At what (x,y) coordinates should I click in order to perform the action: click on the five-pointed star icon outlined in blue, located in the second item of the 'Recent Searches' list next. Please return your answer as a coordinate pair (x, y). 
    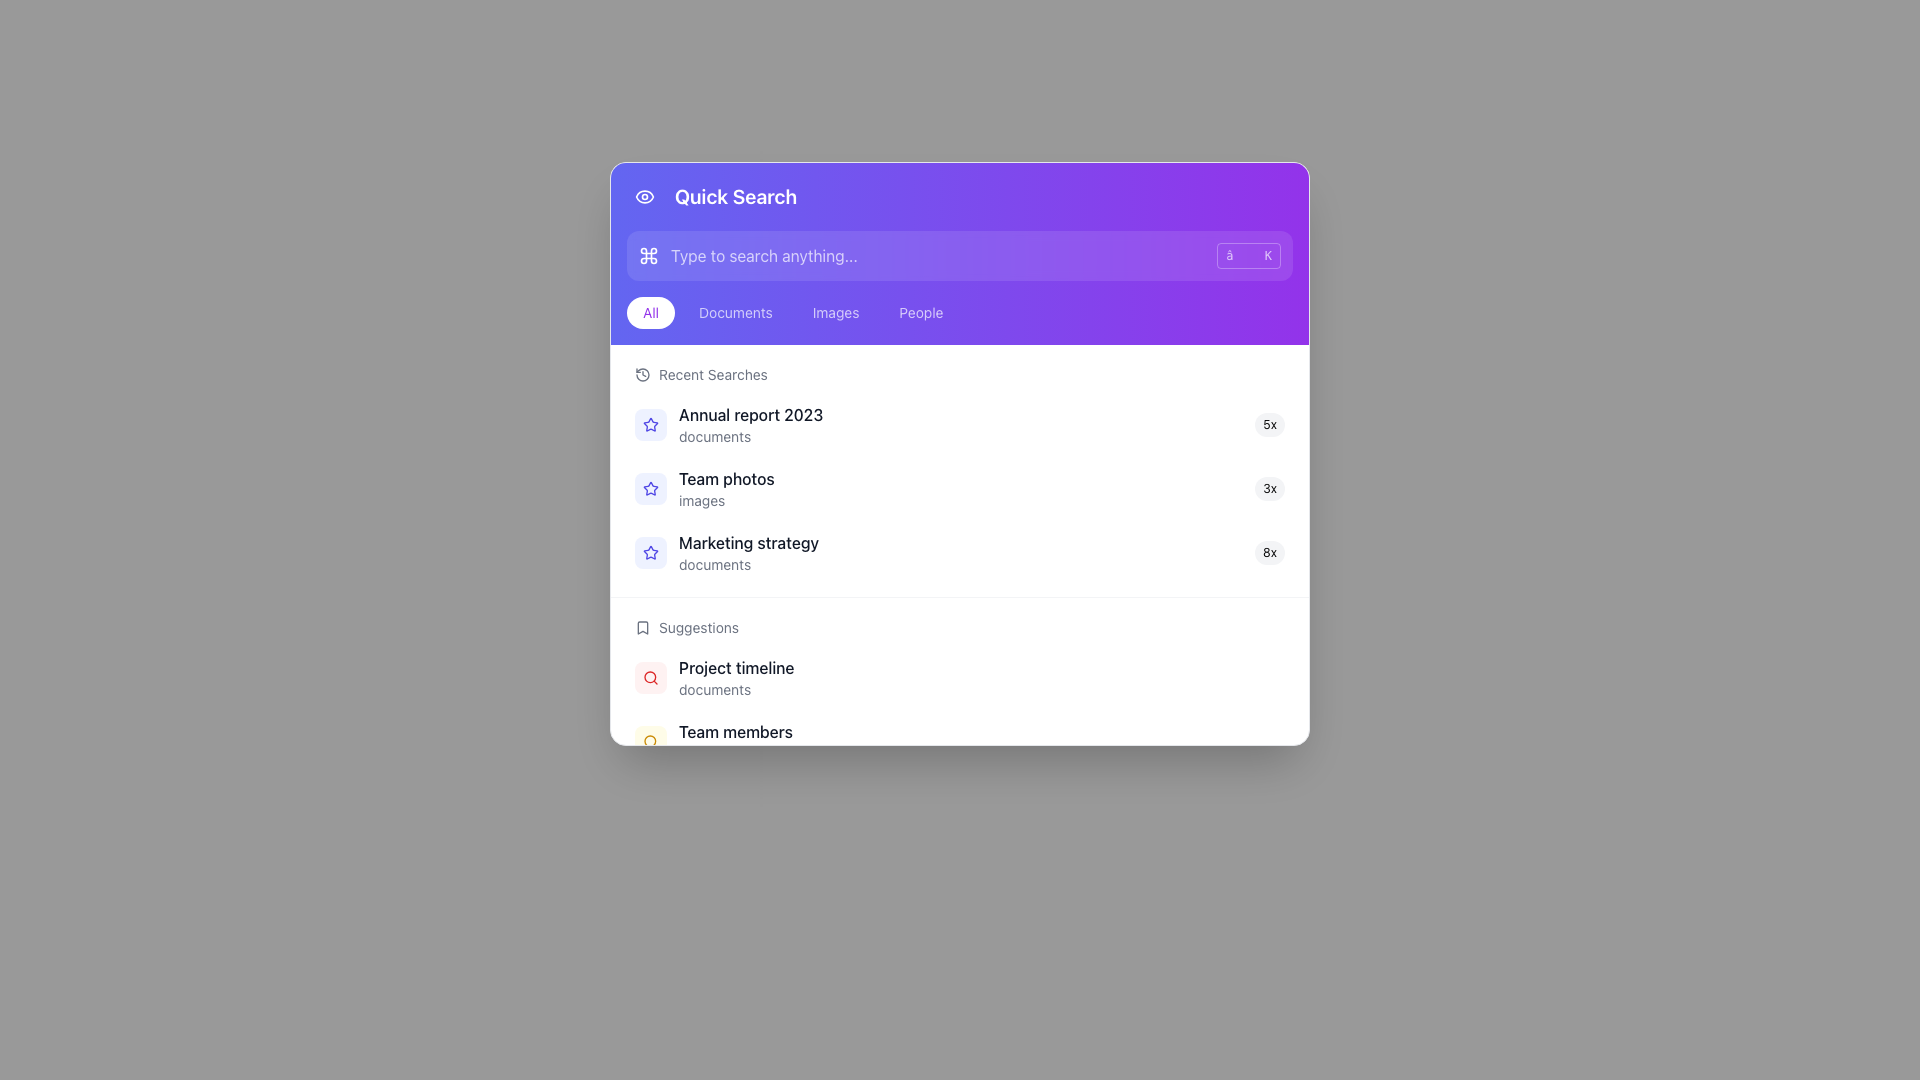
    Looking at the image, I should click on (651, 423).